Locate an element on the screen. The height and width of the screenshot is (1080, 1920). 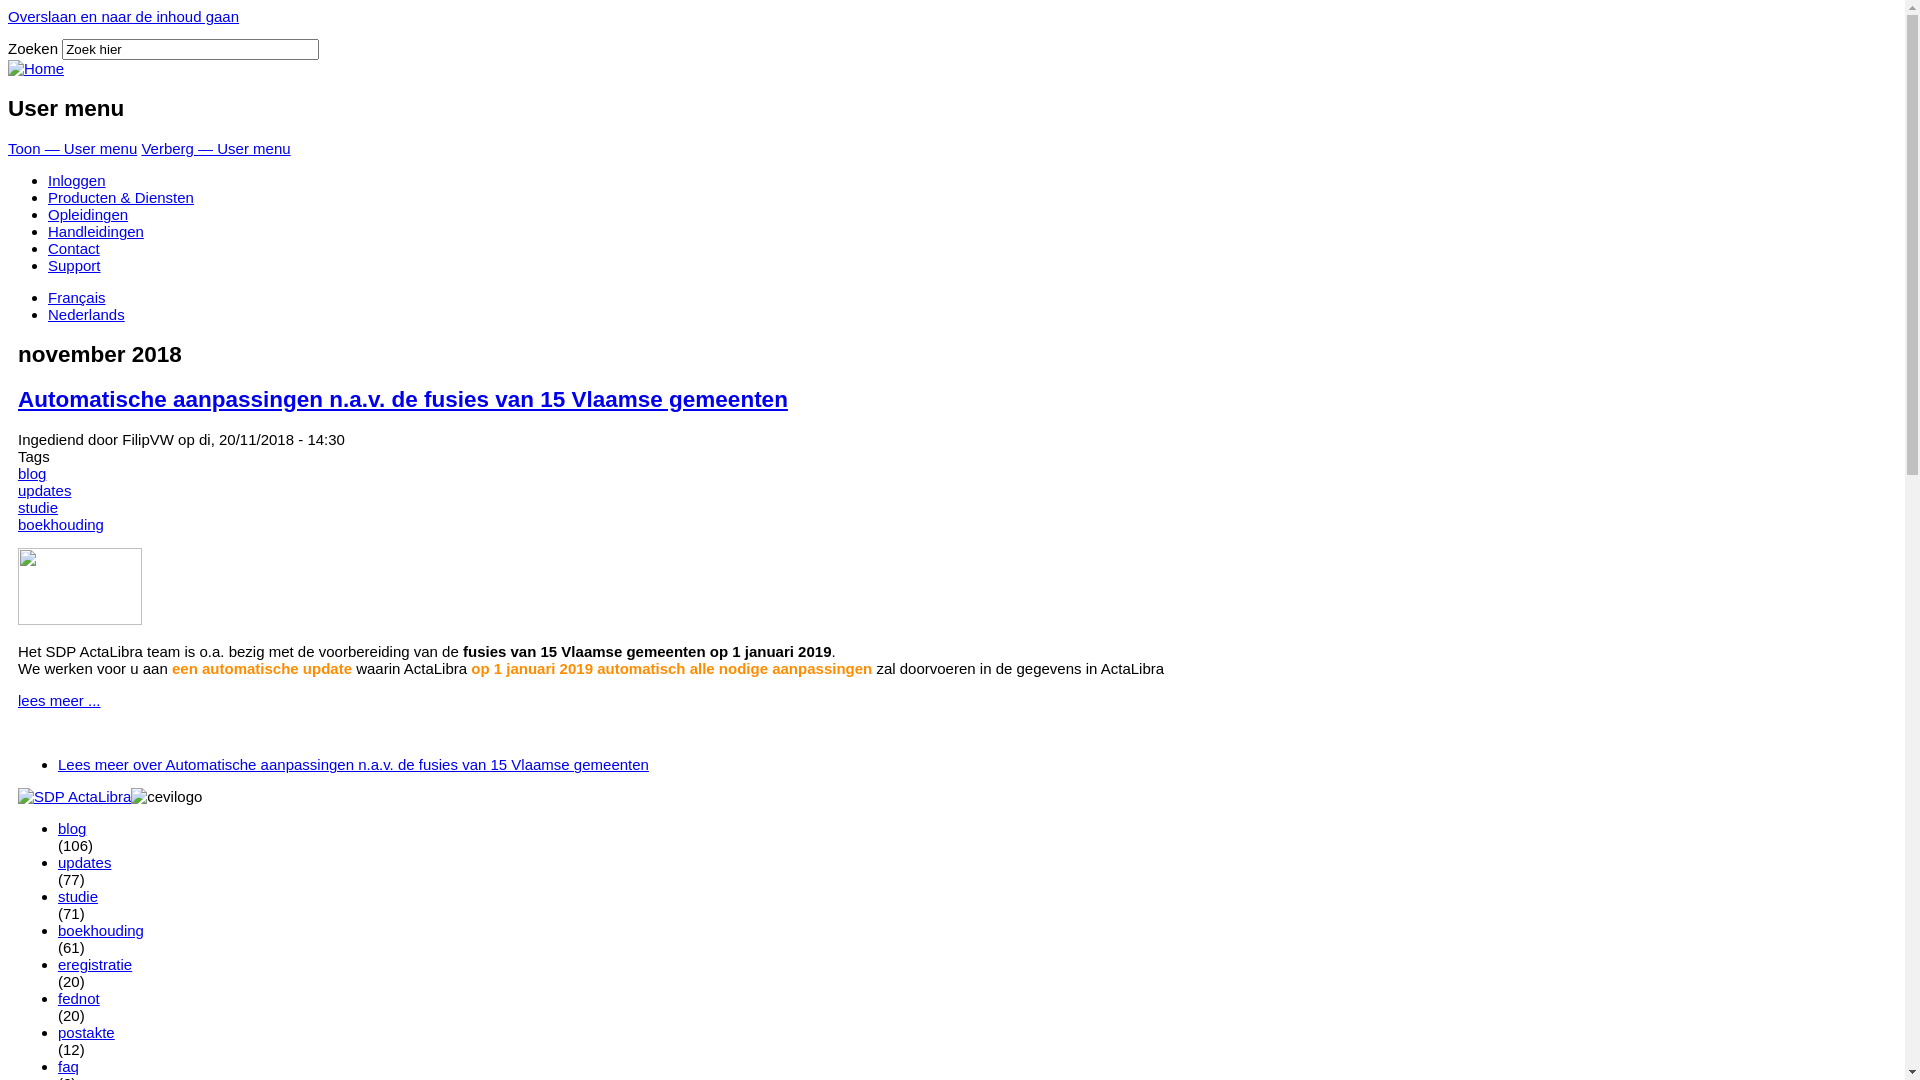
'faq' is located at coordinates (68, 1065).